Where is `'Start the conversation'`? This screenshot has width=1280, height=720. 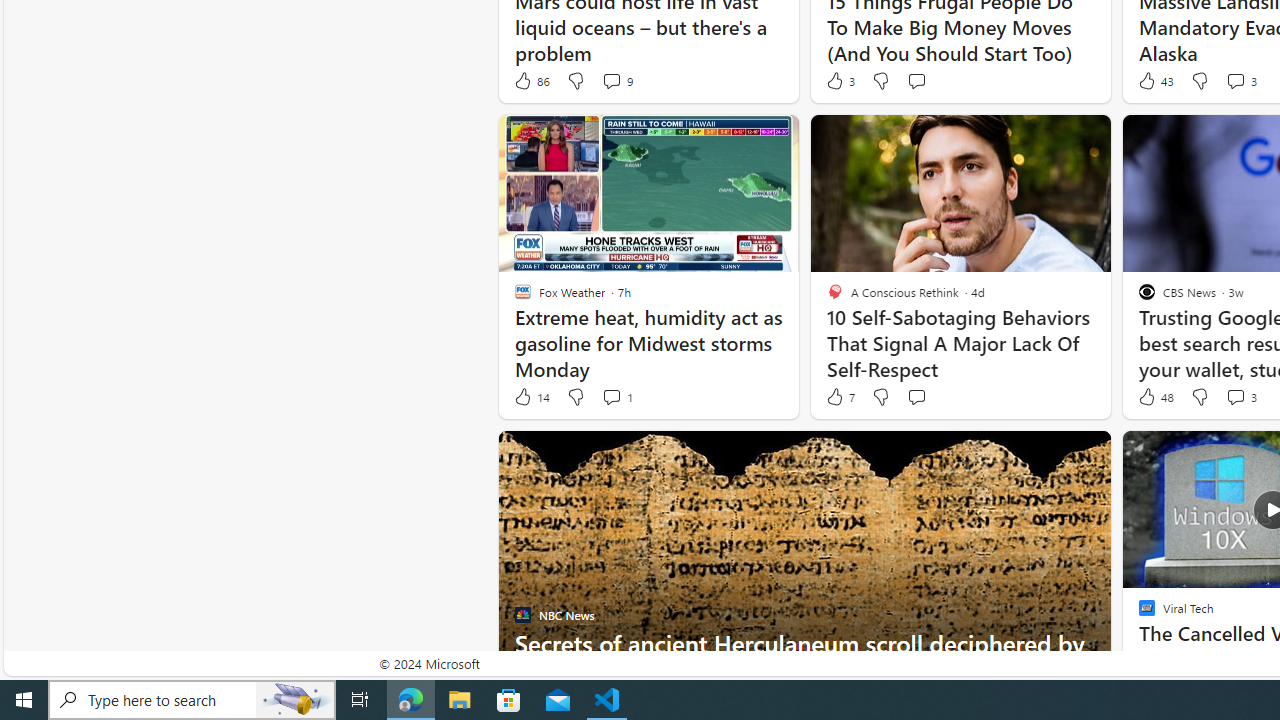 'Start the conversation' is located at coordinates (915, 397).